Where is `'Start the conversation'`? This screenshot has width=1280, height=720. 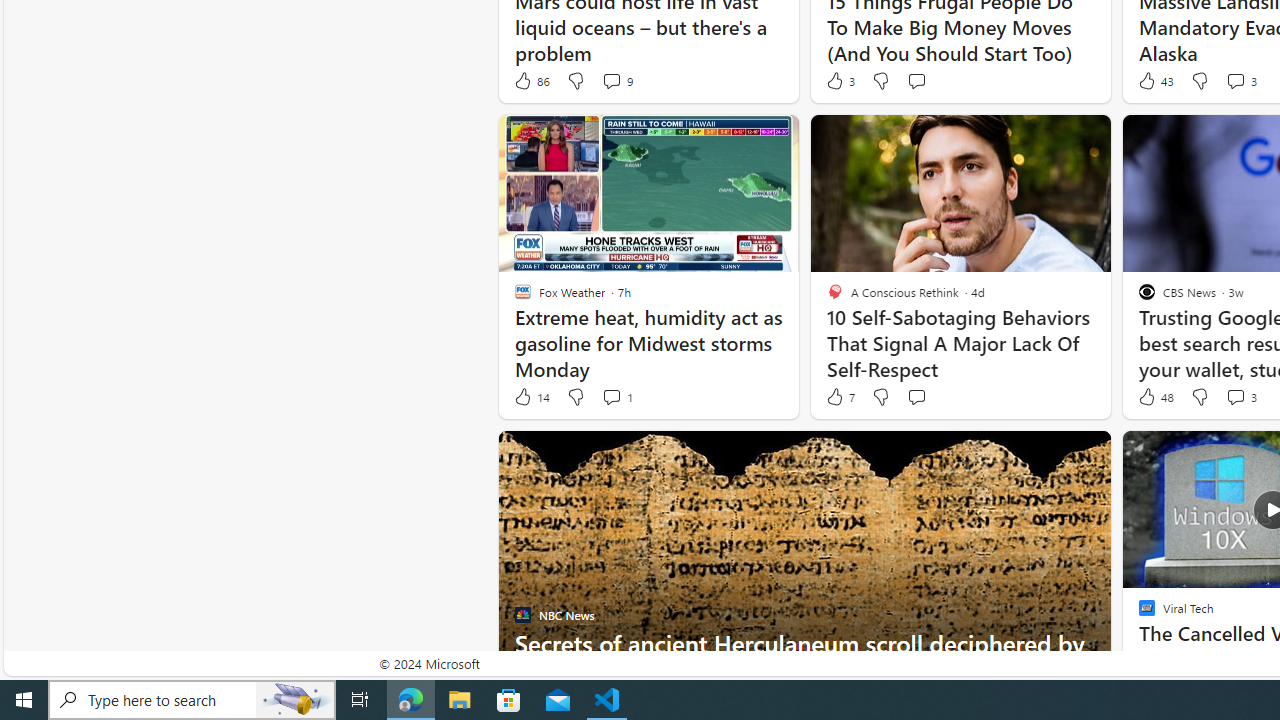 'Start the conversation' is located at coordinates (915, 397).